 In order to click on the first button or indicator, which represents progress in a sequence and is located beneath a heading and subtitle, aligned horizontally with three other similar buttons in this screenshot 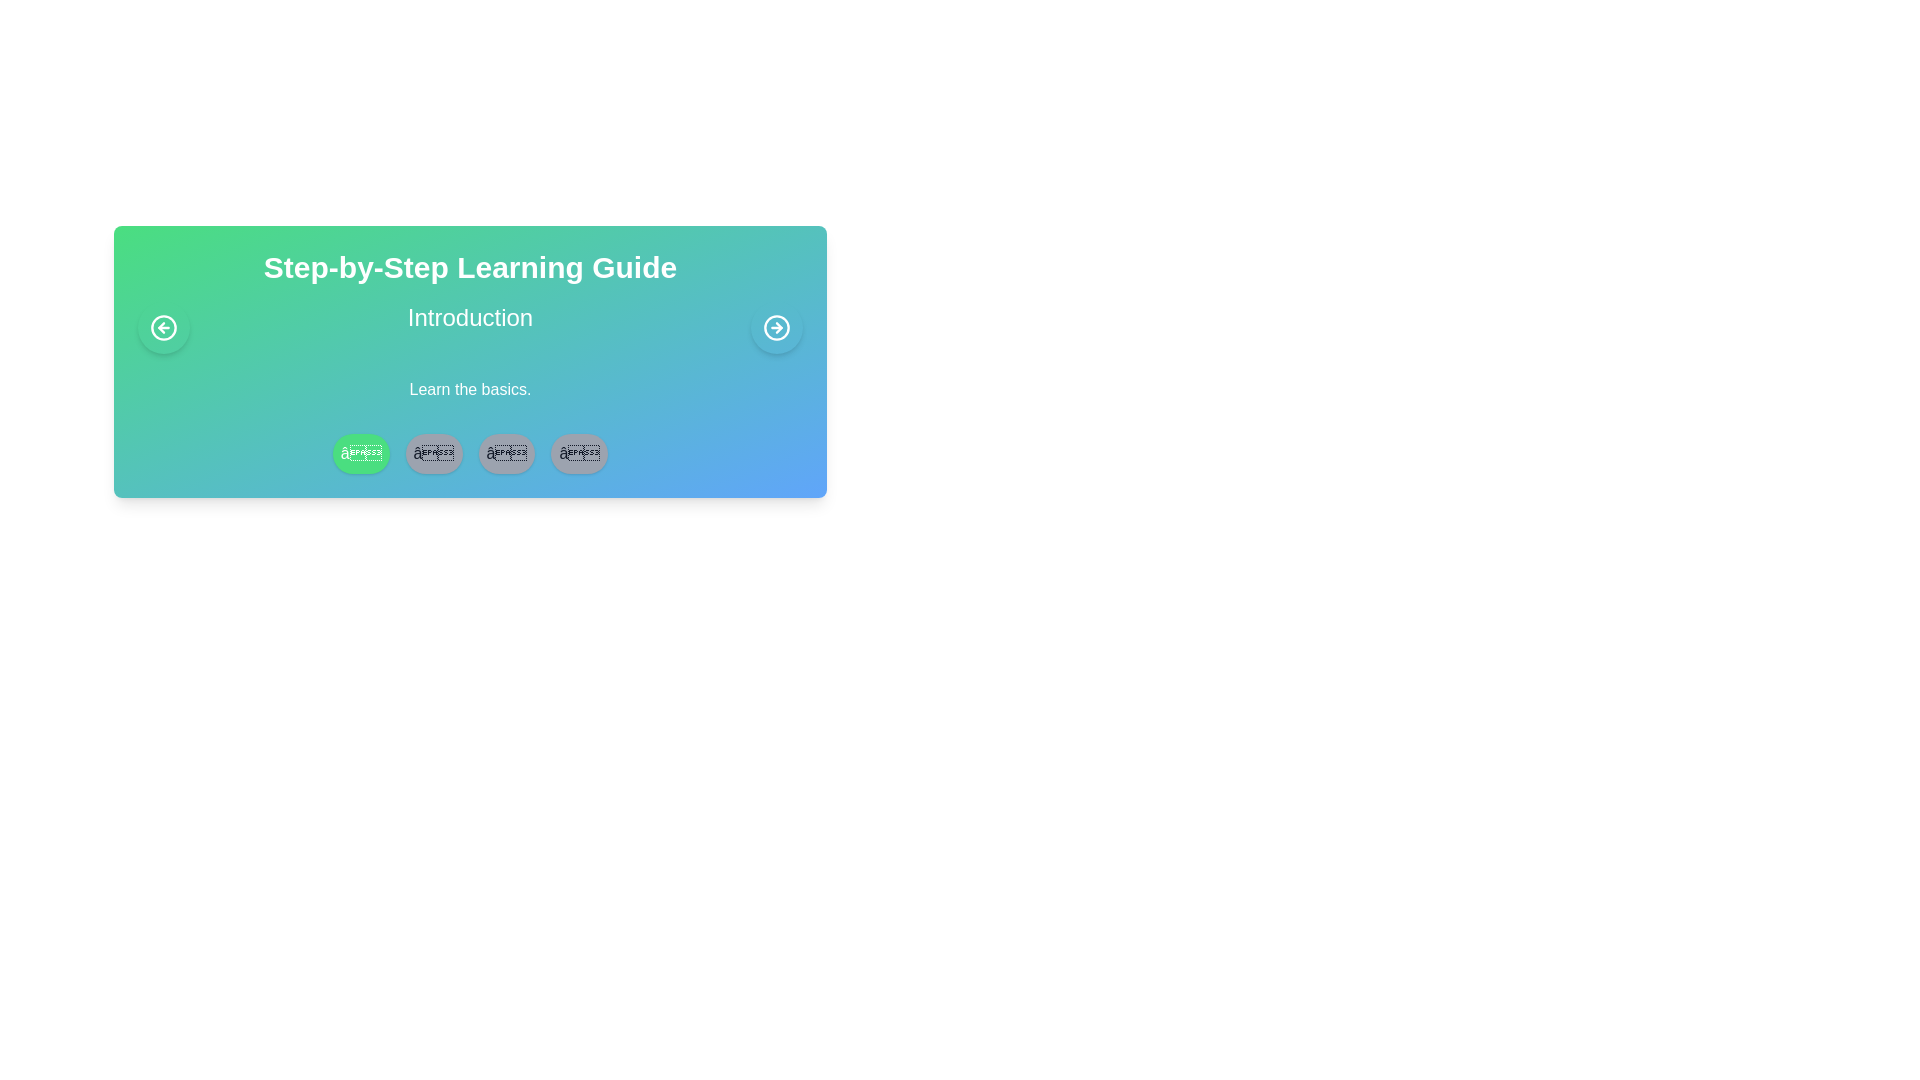, I will do `click(361, 454)`.